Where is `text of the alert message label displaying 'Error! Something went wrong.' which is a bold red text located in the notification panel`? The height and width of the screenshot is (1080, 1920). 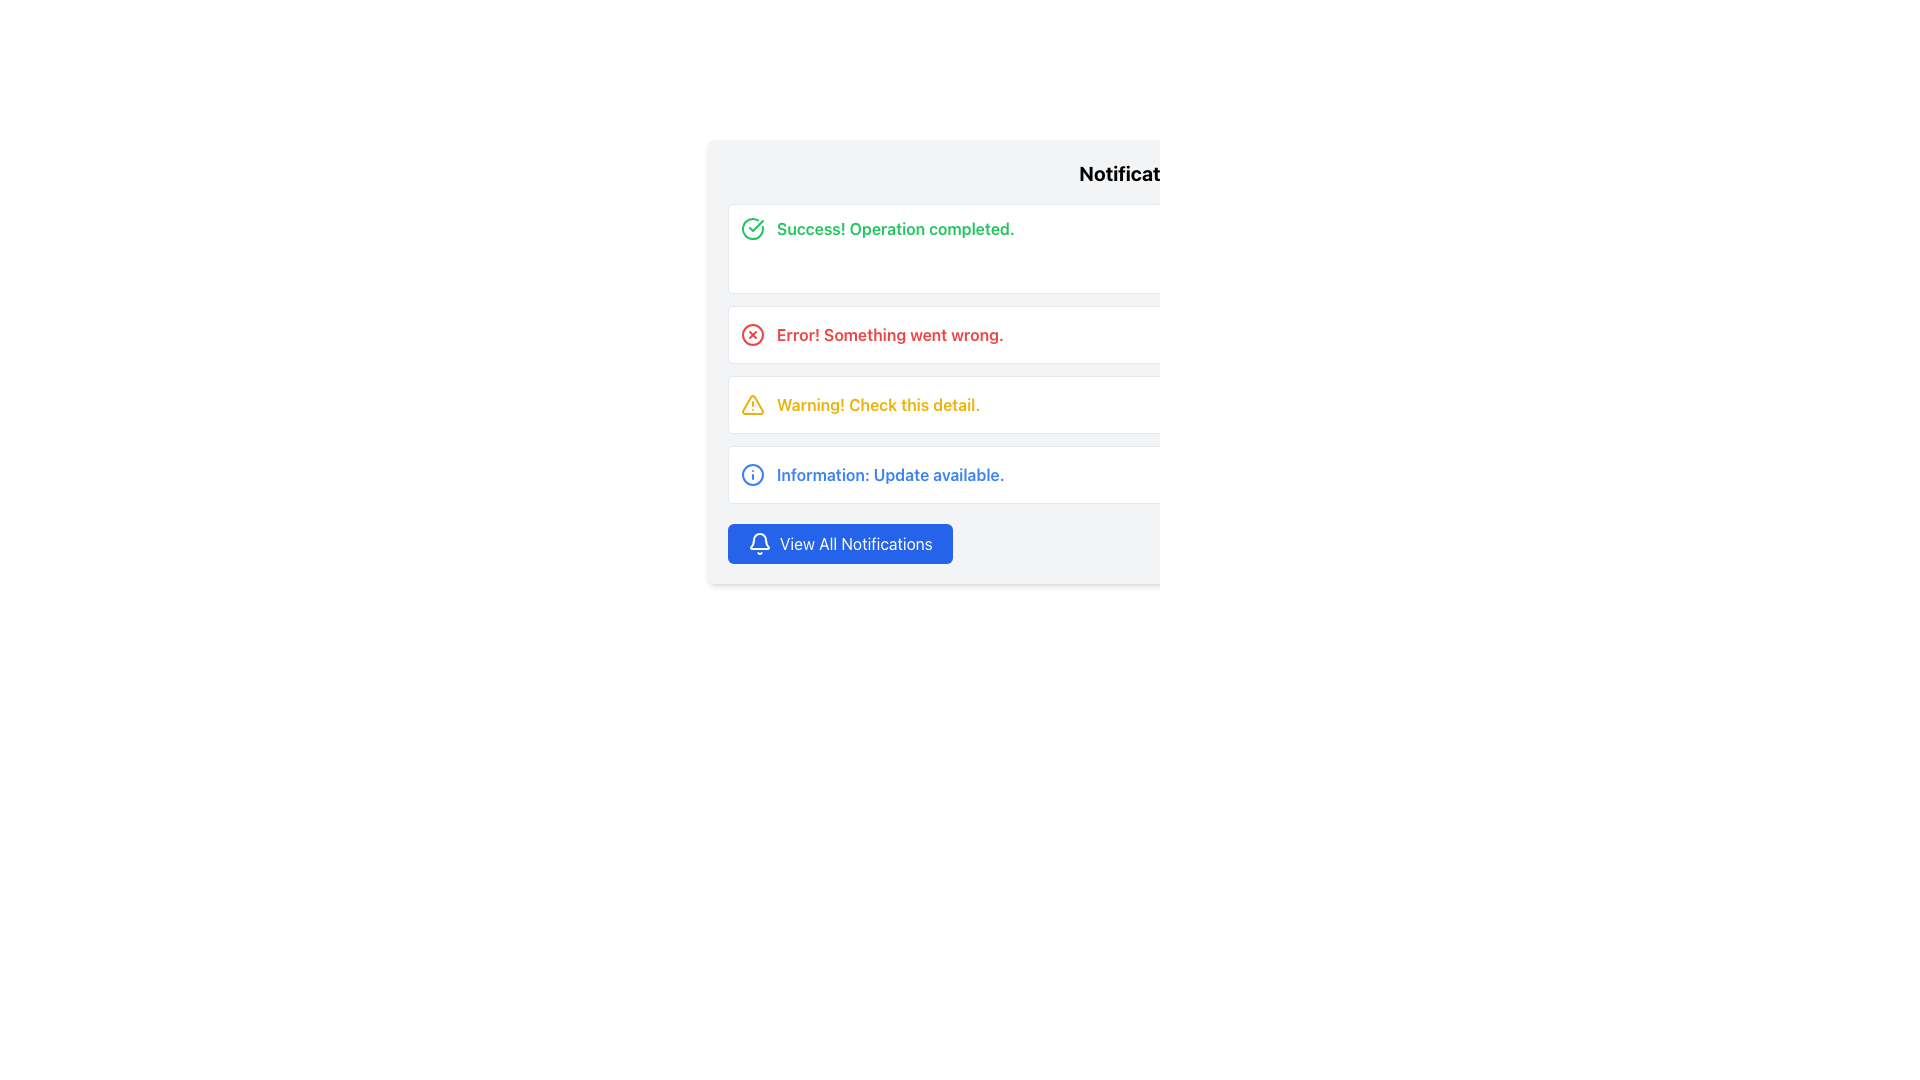 text of the alert message label displaying 'Error! Something went wrong.' which is a bold red text located in the notification panel is located at coordinates (889, 334).